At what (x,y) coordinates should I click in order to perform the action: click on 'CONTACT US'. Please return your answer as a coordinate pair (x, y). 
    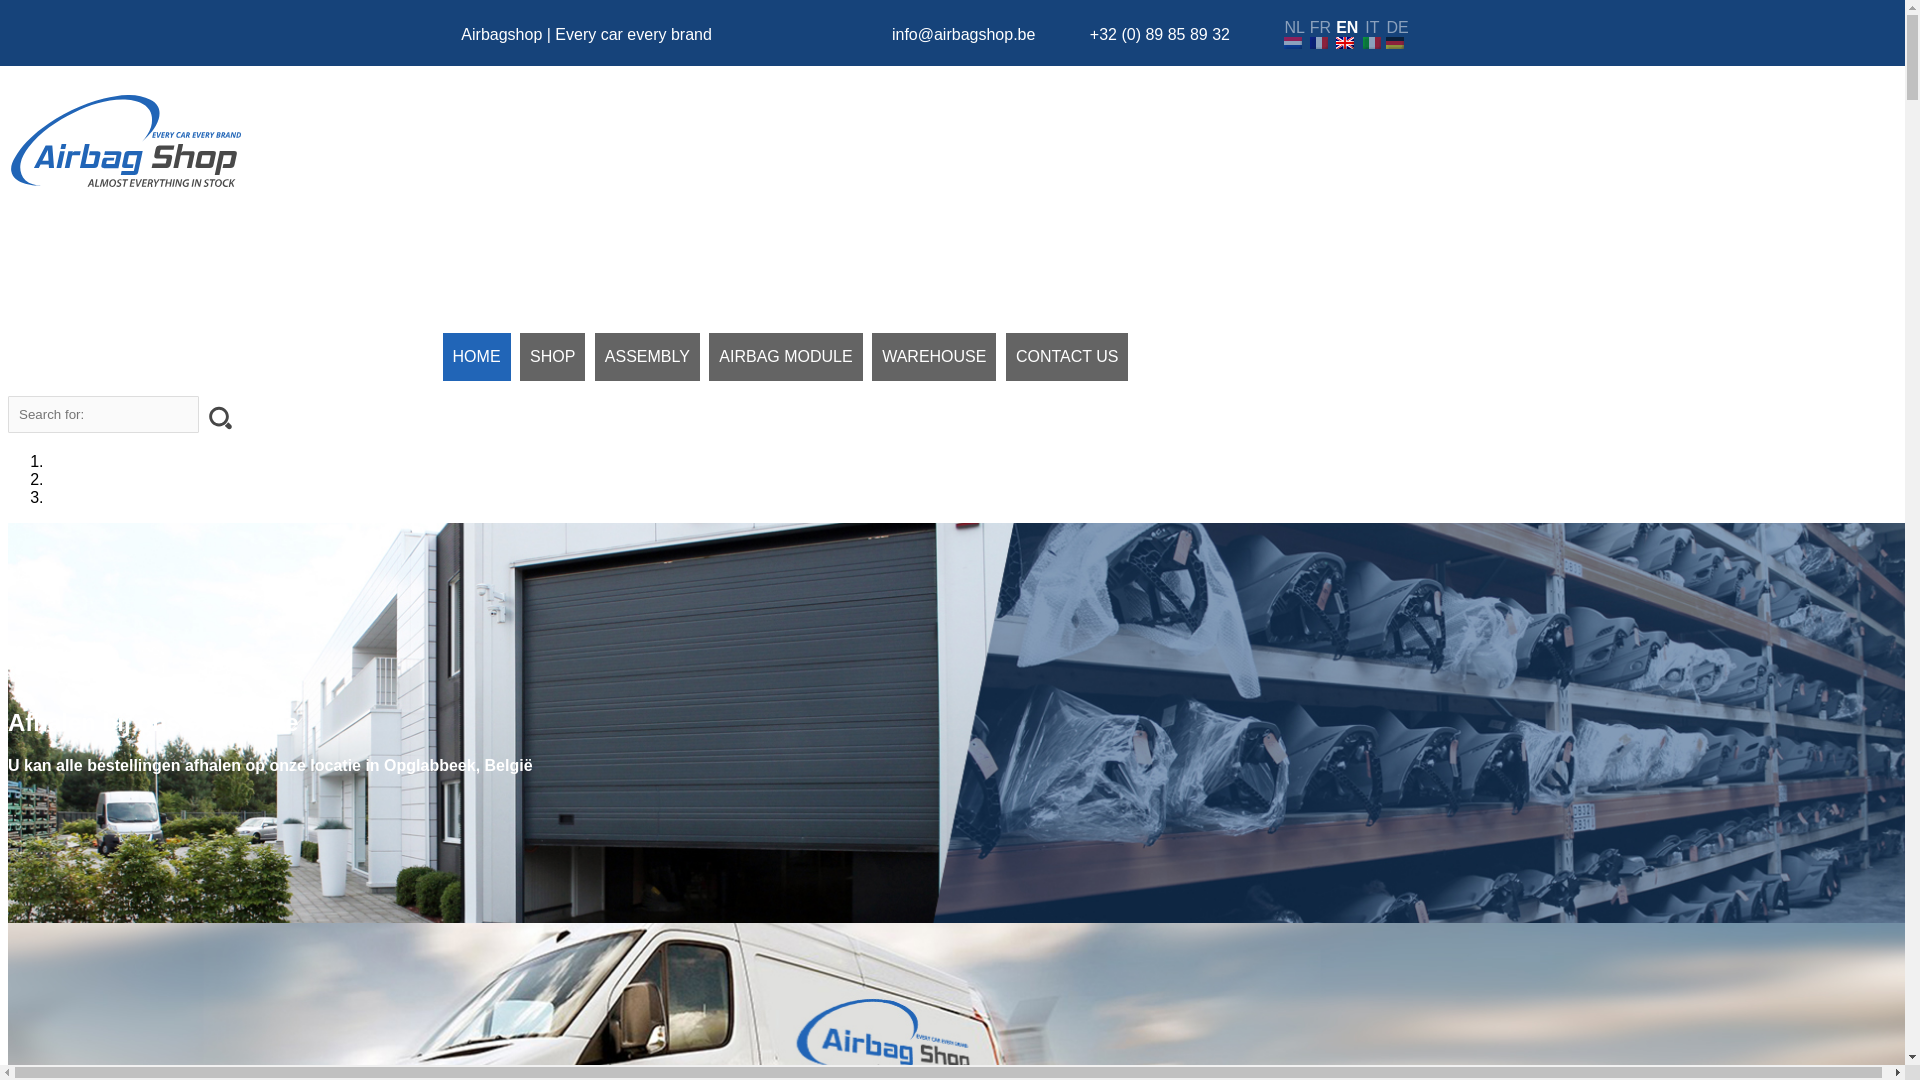
    Looking at the image, I should click on (1006, 356).